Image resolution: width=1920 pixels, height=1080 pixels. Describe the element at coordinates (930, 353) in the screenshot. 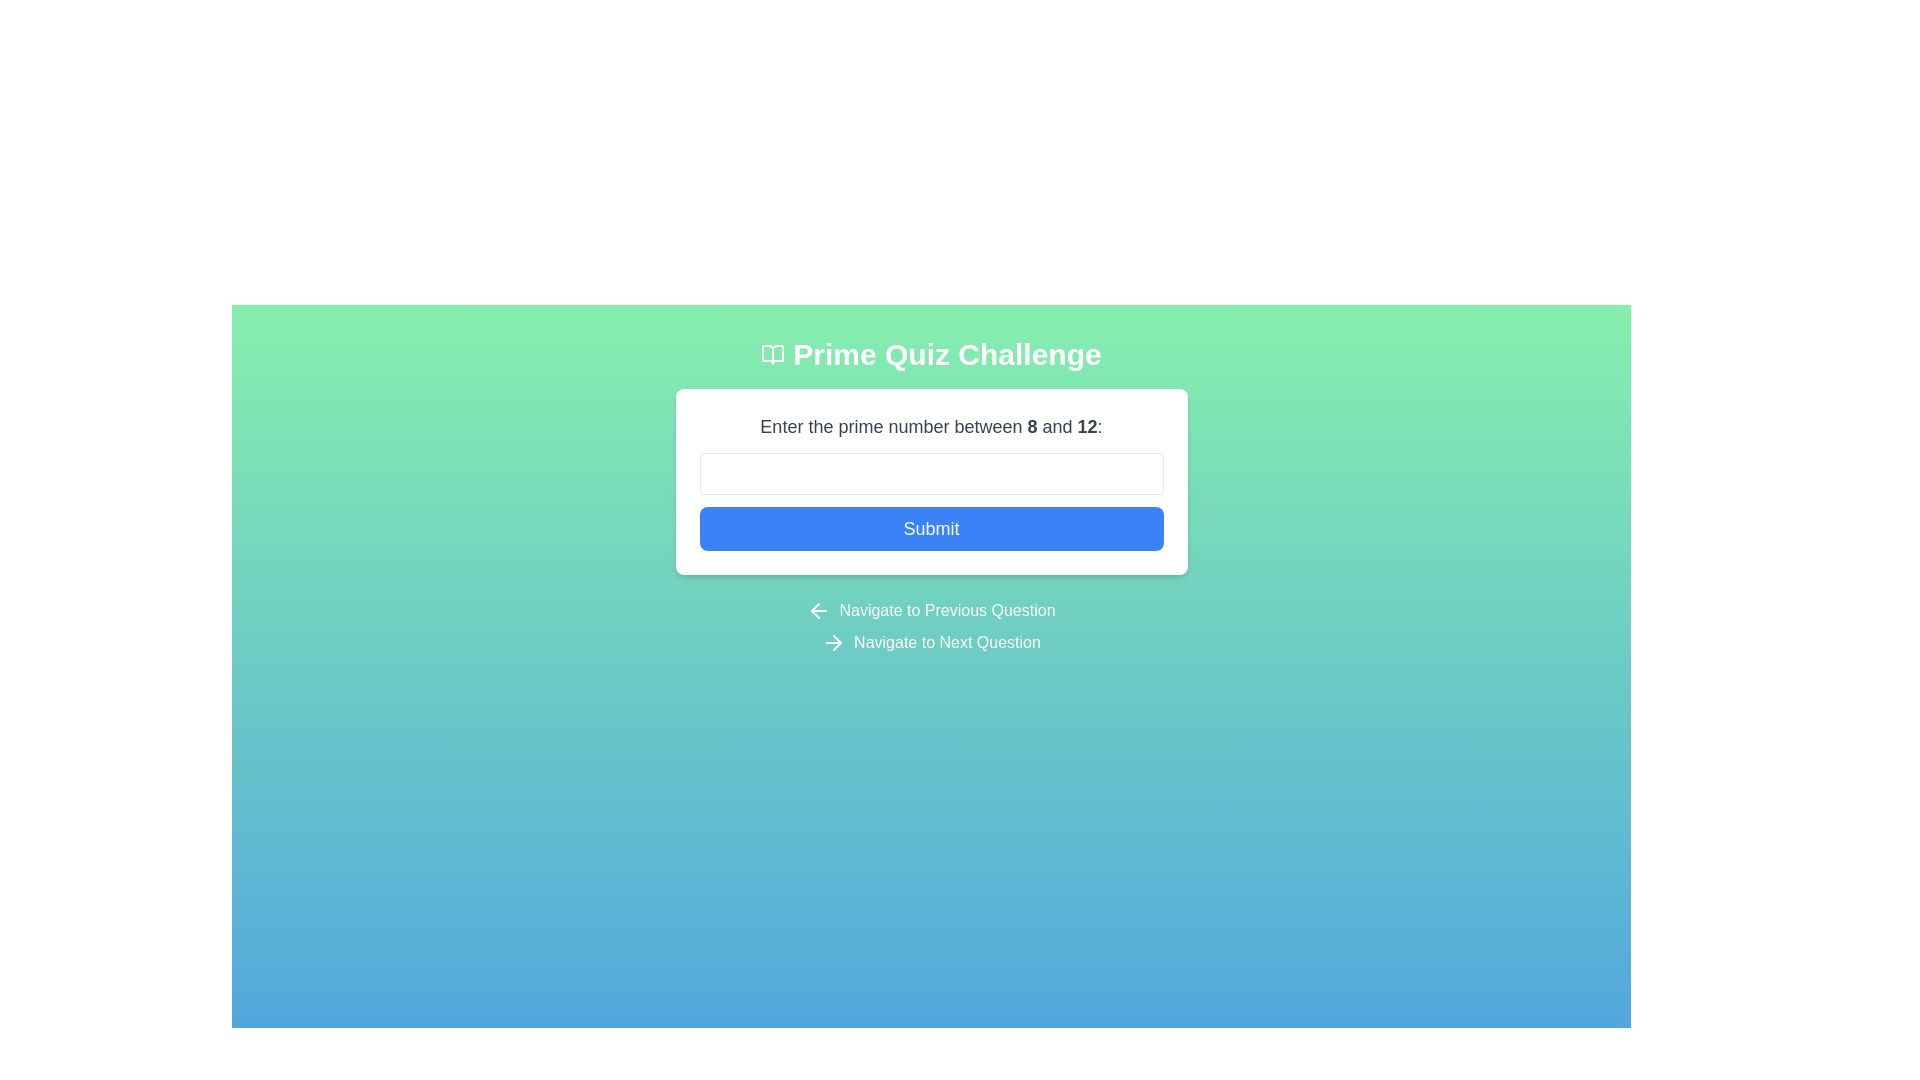

I see `the 'Prime Quiz Challenge' Text with Icon element, which features a bold white heading on a gradient background with a small book icon to its left` at that location.